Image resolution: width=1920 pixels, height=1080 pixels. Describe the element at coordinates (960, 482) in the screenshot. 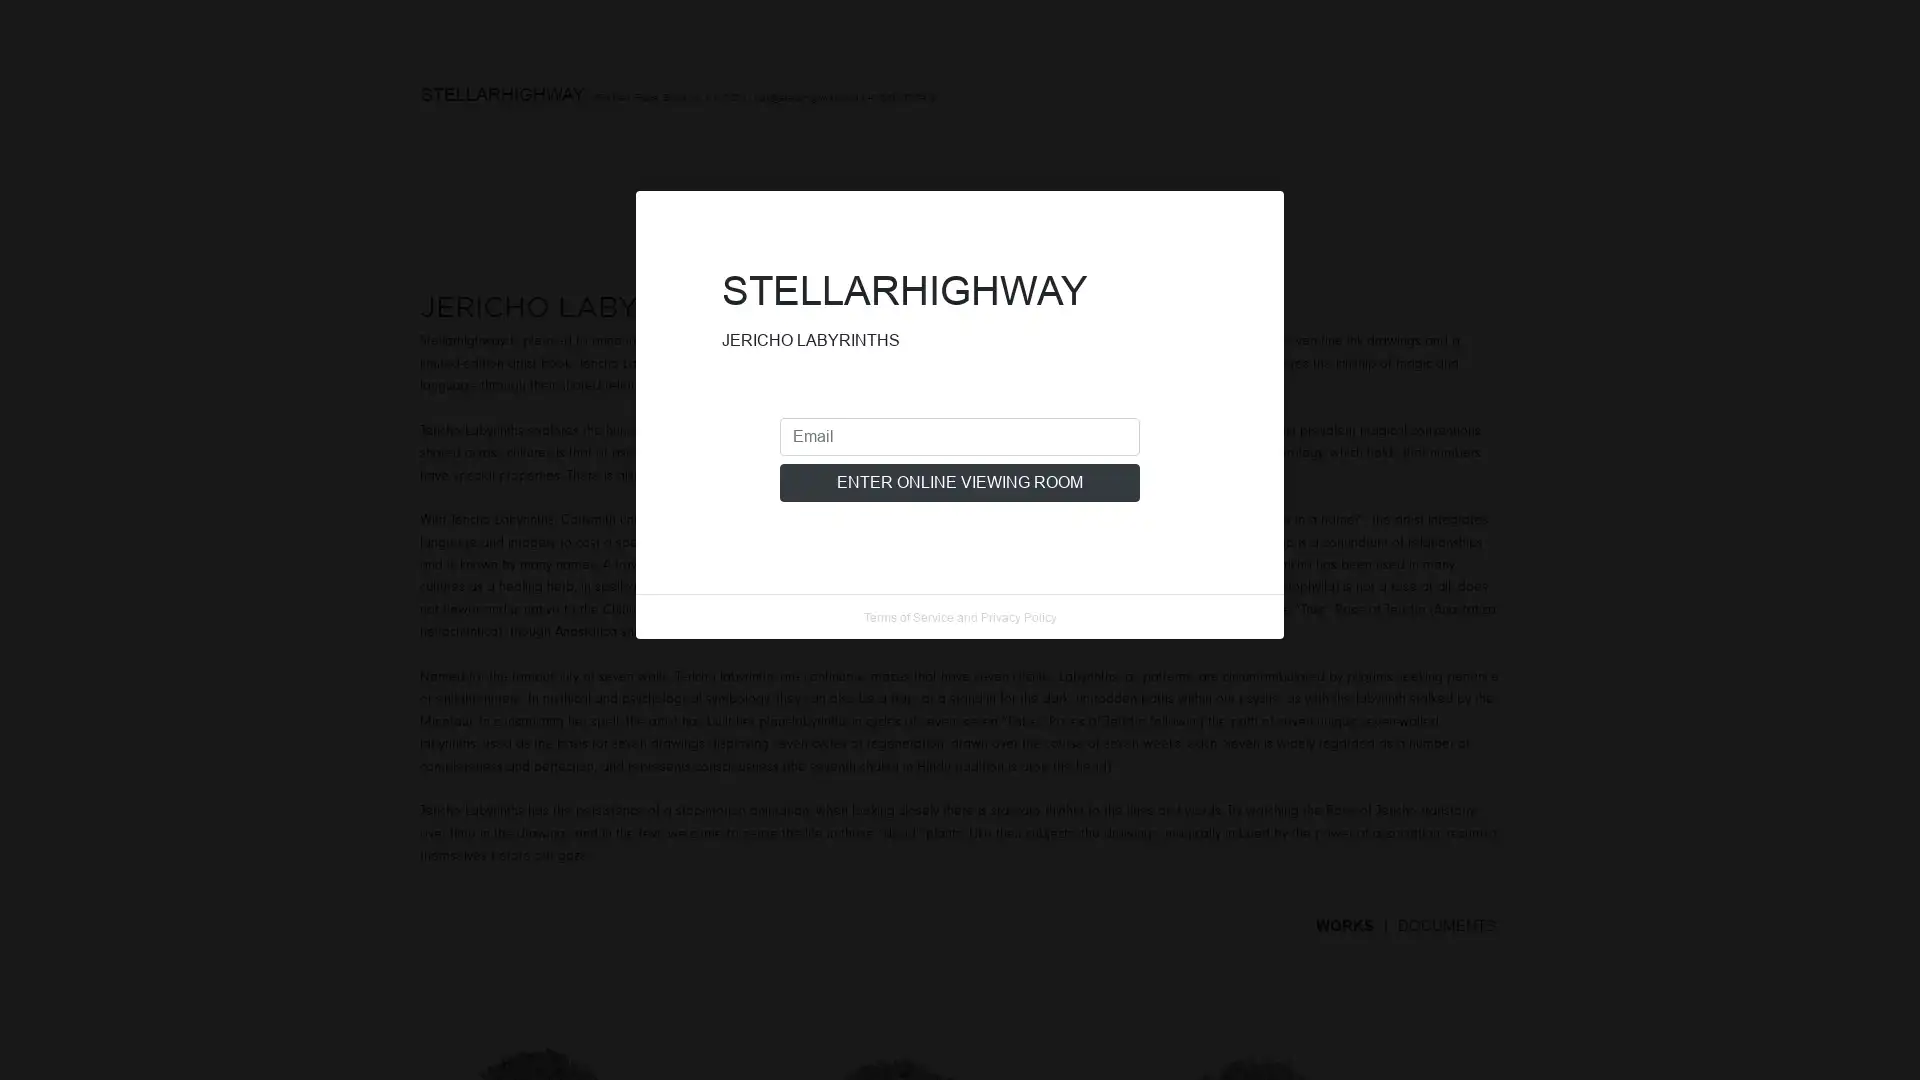

I see `ENTER ONLINE VIEWING ROOM` at that location.